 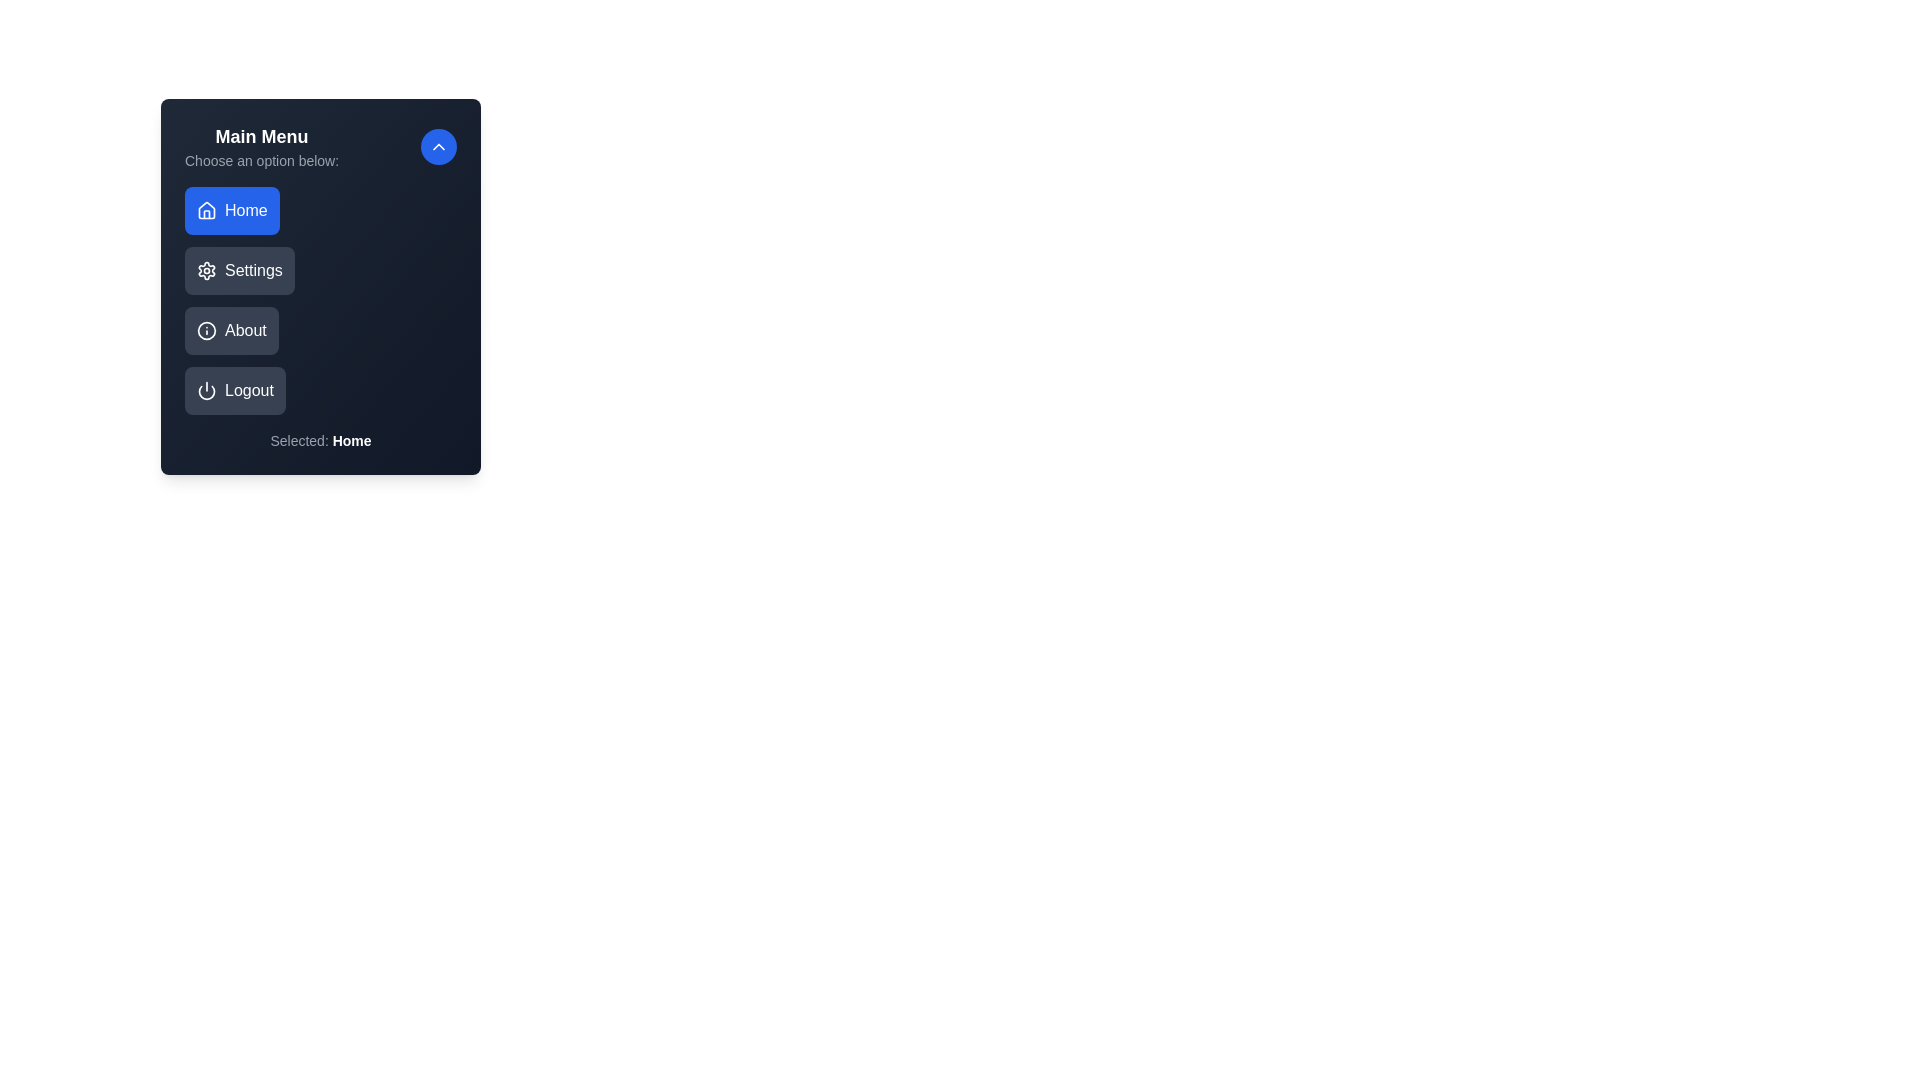 I want to click on the circular icon graphic located to the left of the 'About' text in the main menu, which helps to visually distinguish this menu option, so click(x=206, y=330).